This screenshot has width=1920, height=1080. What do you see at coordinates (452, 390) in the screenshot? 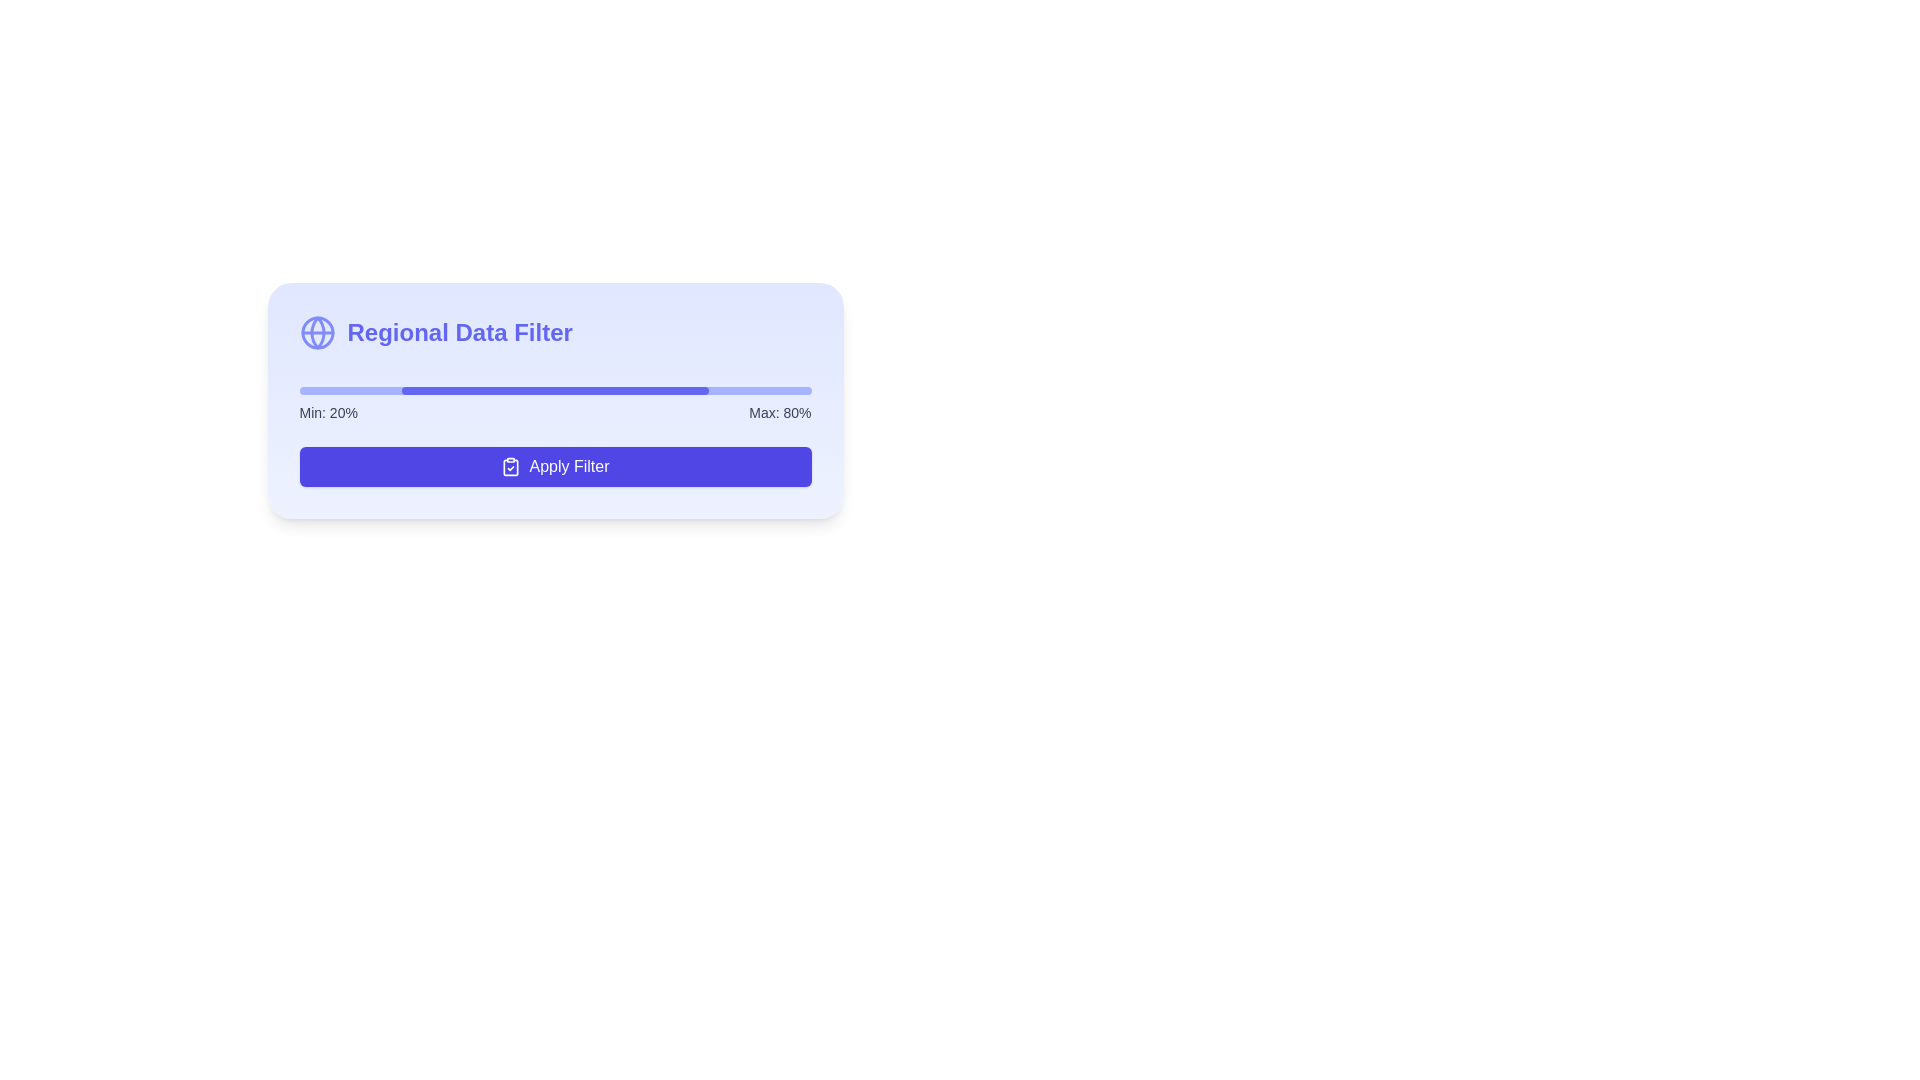
I see `the filter value` at bounding box center [452, 390].